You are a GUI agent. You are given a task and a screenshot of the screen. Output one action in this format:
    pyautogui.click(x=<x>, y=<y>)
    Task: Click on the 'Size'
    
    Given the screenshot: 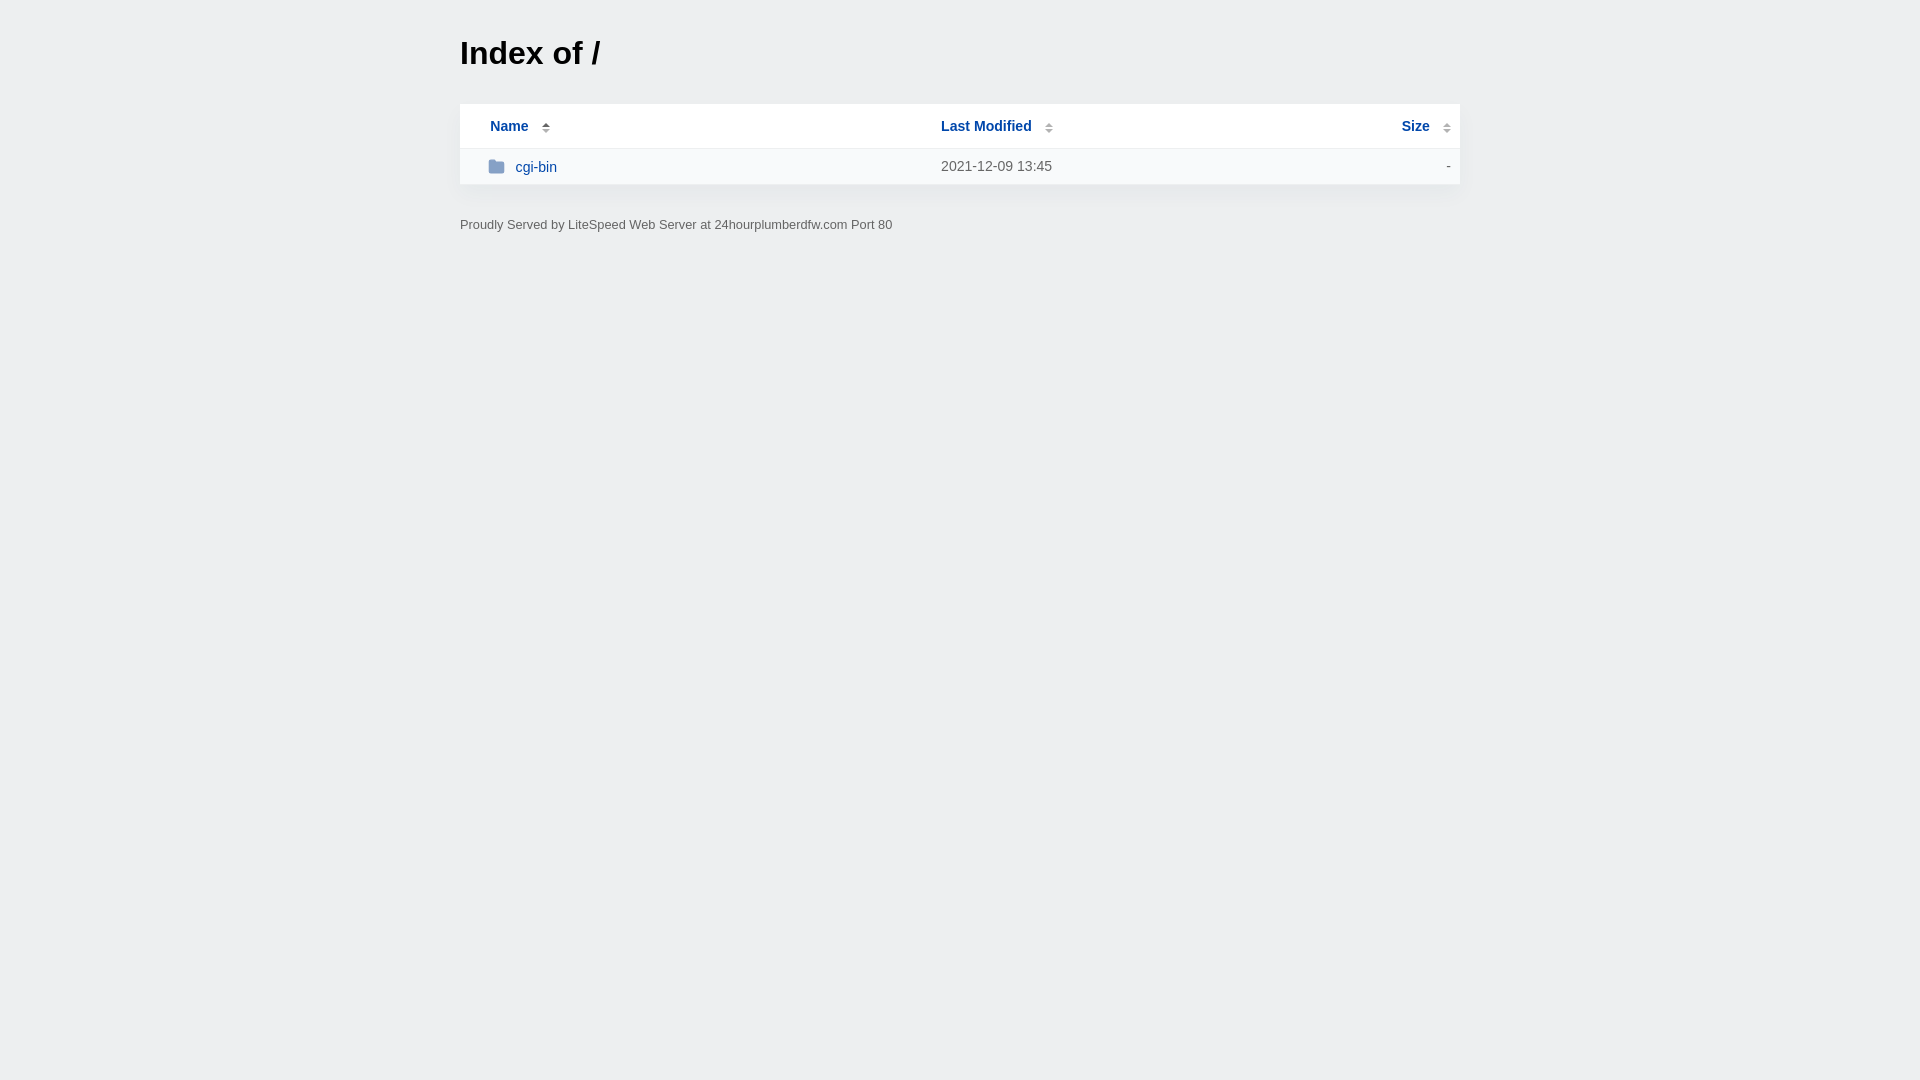 What is the action you would take?
    pyautogui.click(x=1425, y=126)
    